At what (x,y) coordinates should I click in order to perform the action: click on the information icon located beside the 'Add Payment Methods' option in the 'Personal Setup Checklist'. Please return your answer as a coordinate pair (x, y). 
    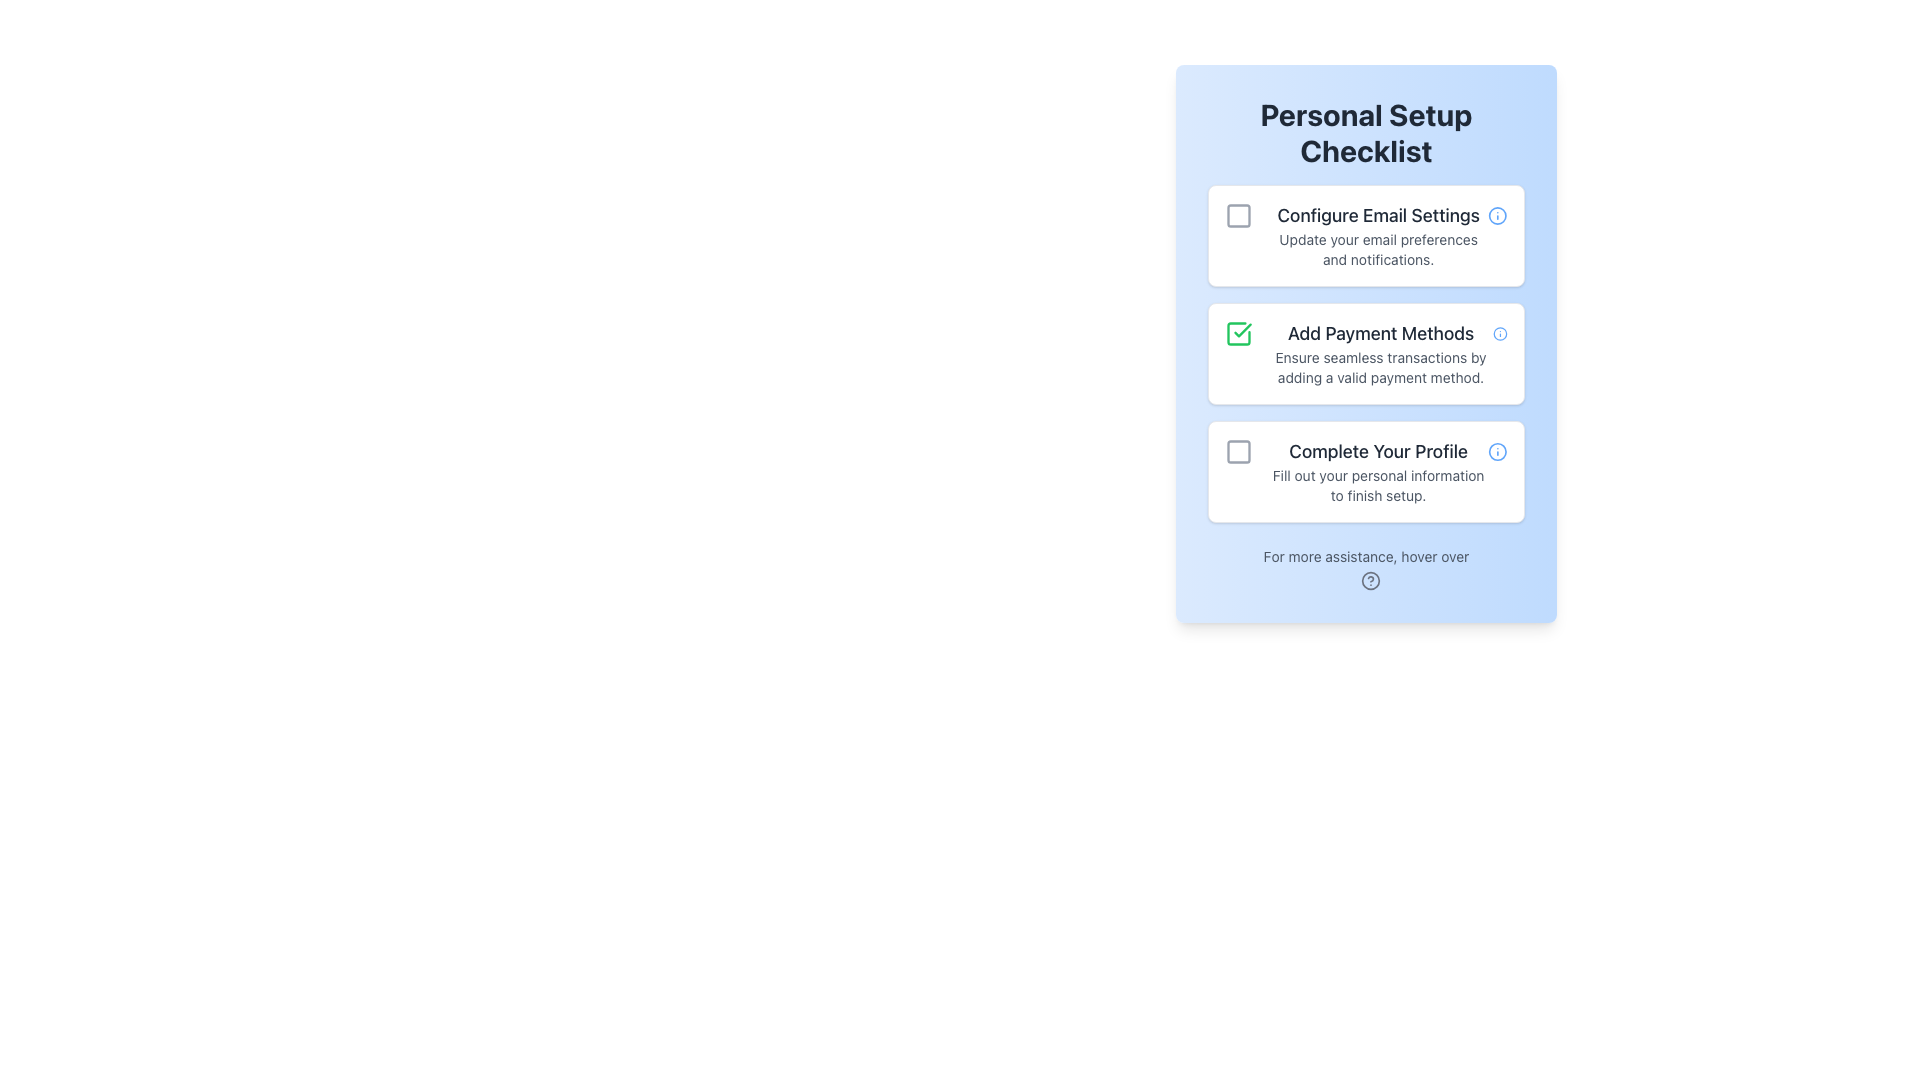
    Looking at the image, I should click on (1499, 333).